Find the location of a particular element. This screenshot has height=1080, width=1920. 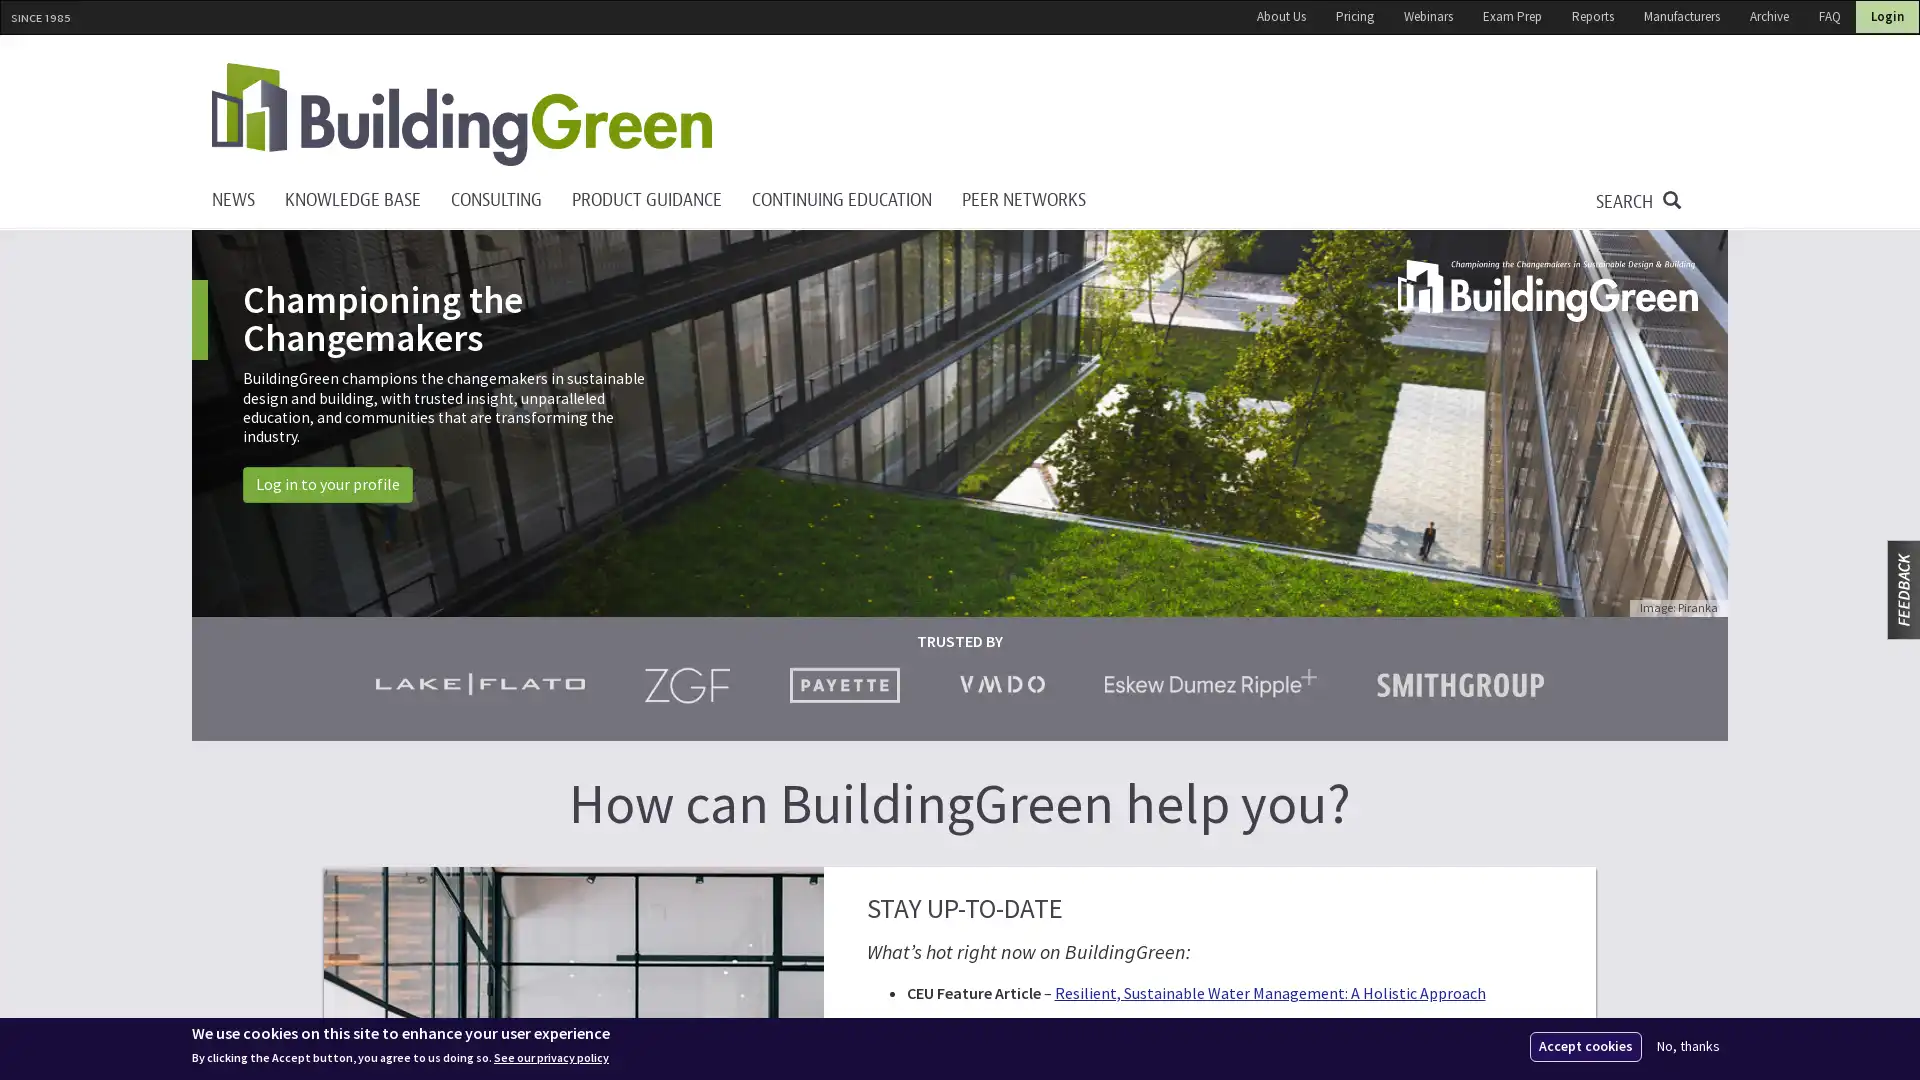

No, thanks is located at coordinates (1687, 1045).